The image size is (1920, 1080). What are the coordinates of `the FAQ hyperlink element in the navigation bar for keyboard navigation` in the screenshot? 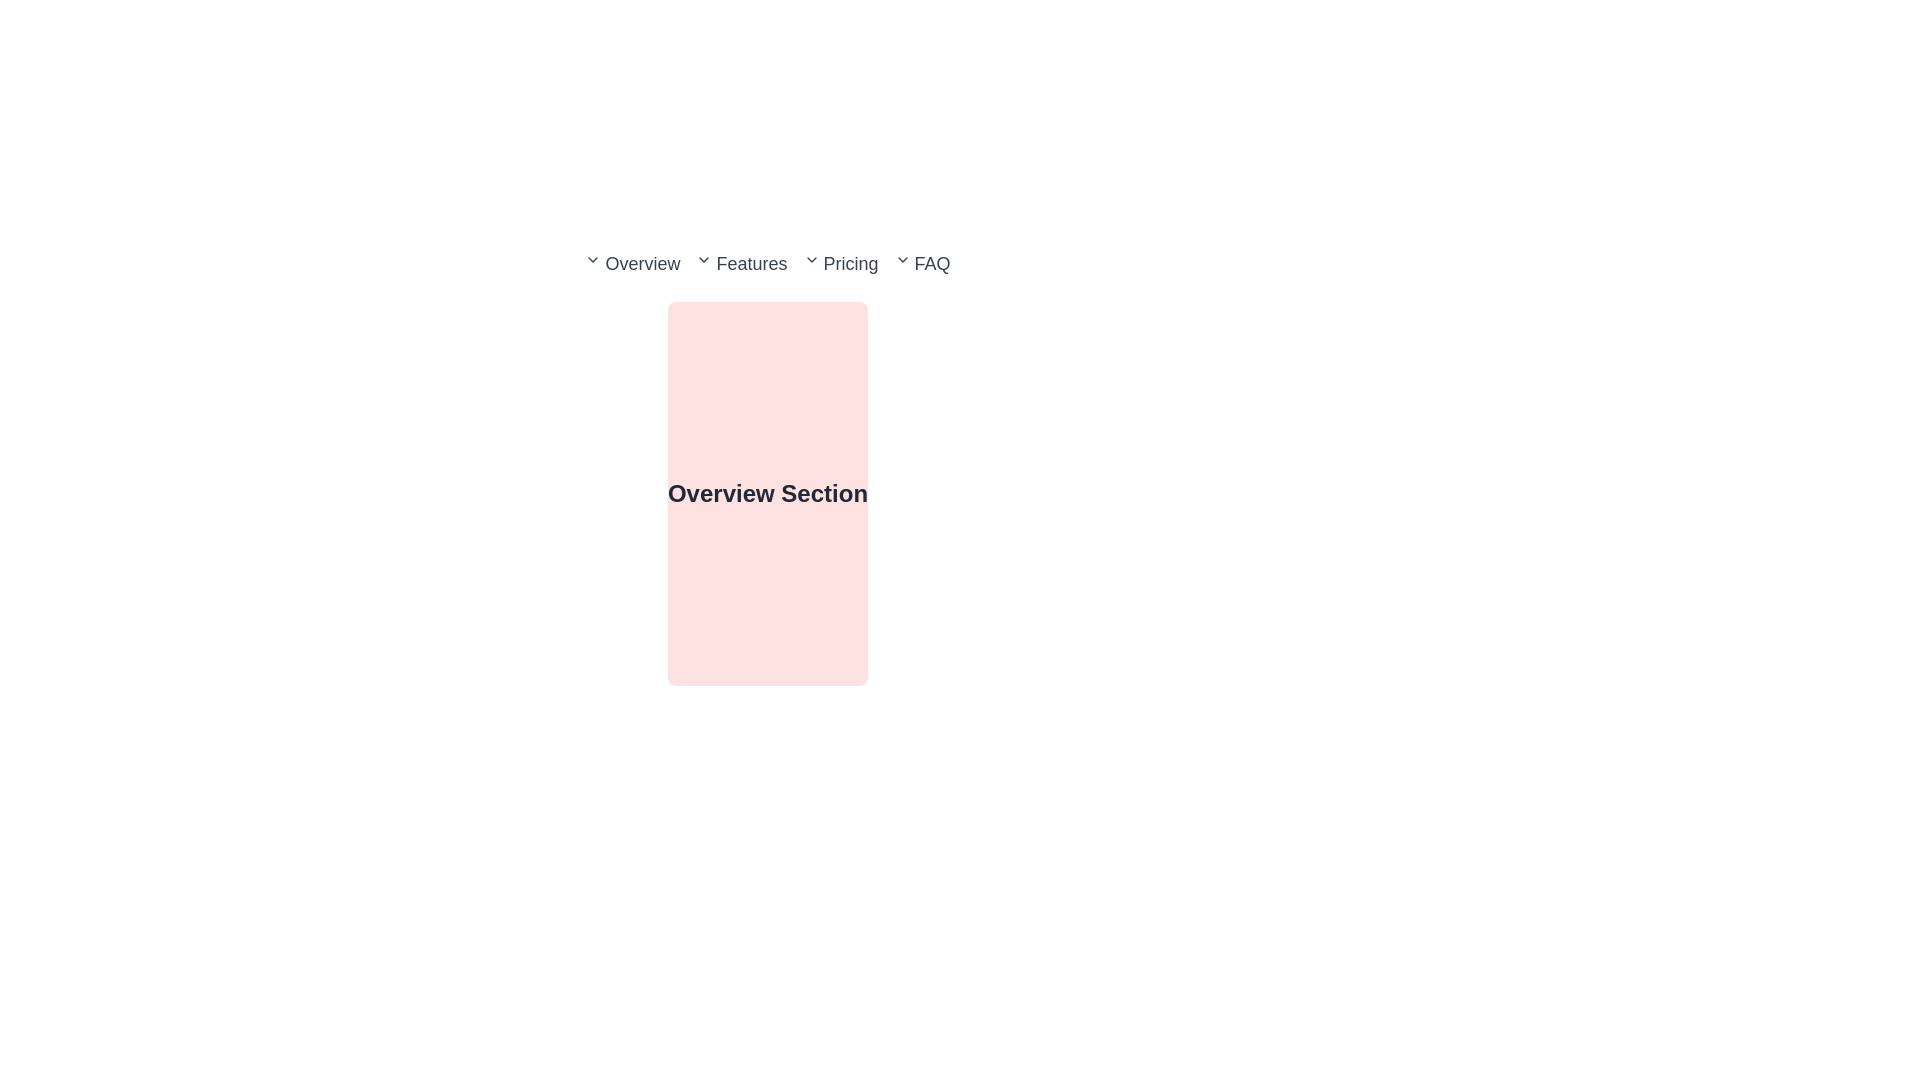 It's located at (921, 262).